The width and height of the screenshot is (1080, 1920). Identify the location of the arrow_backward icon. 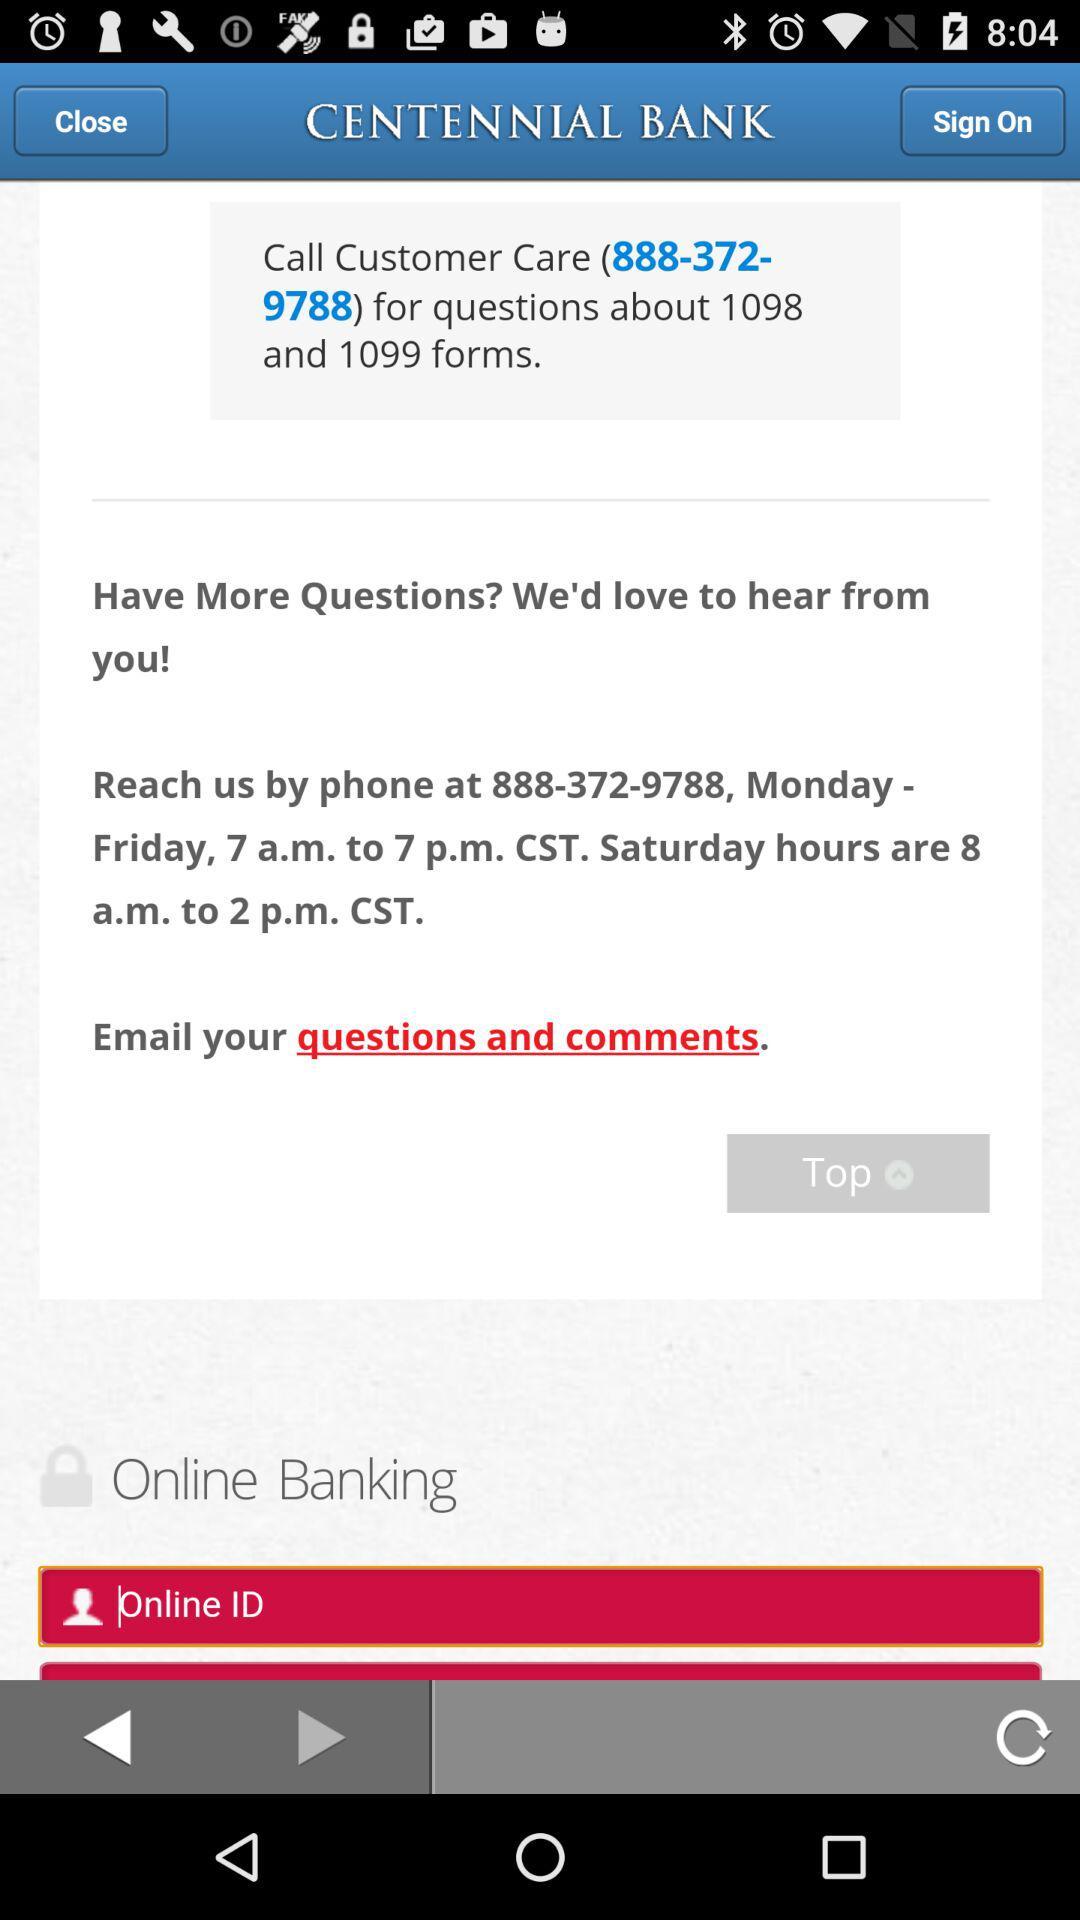
(106, 1858).